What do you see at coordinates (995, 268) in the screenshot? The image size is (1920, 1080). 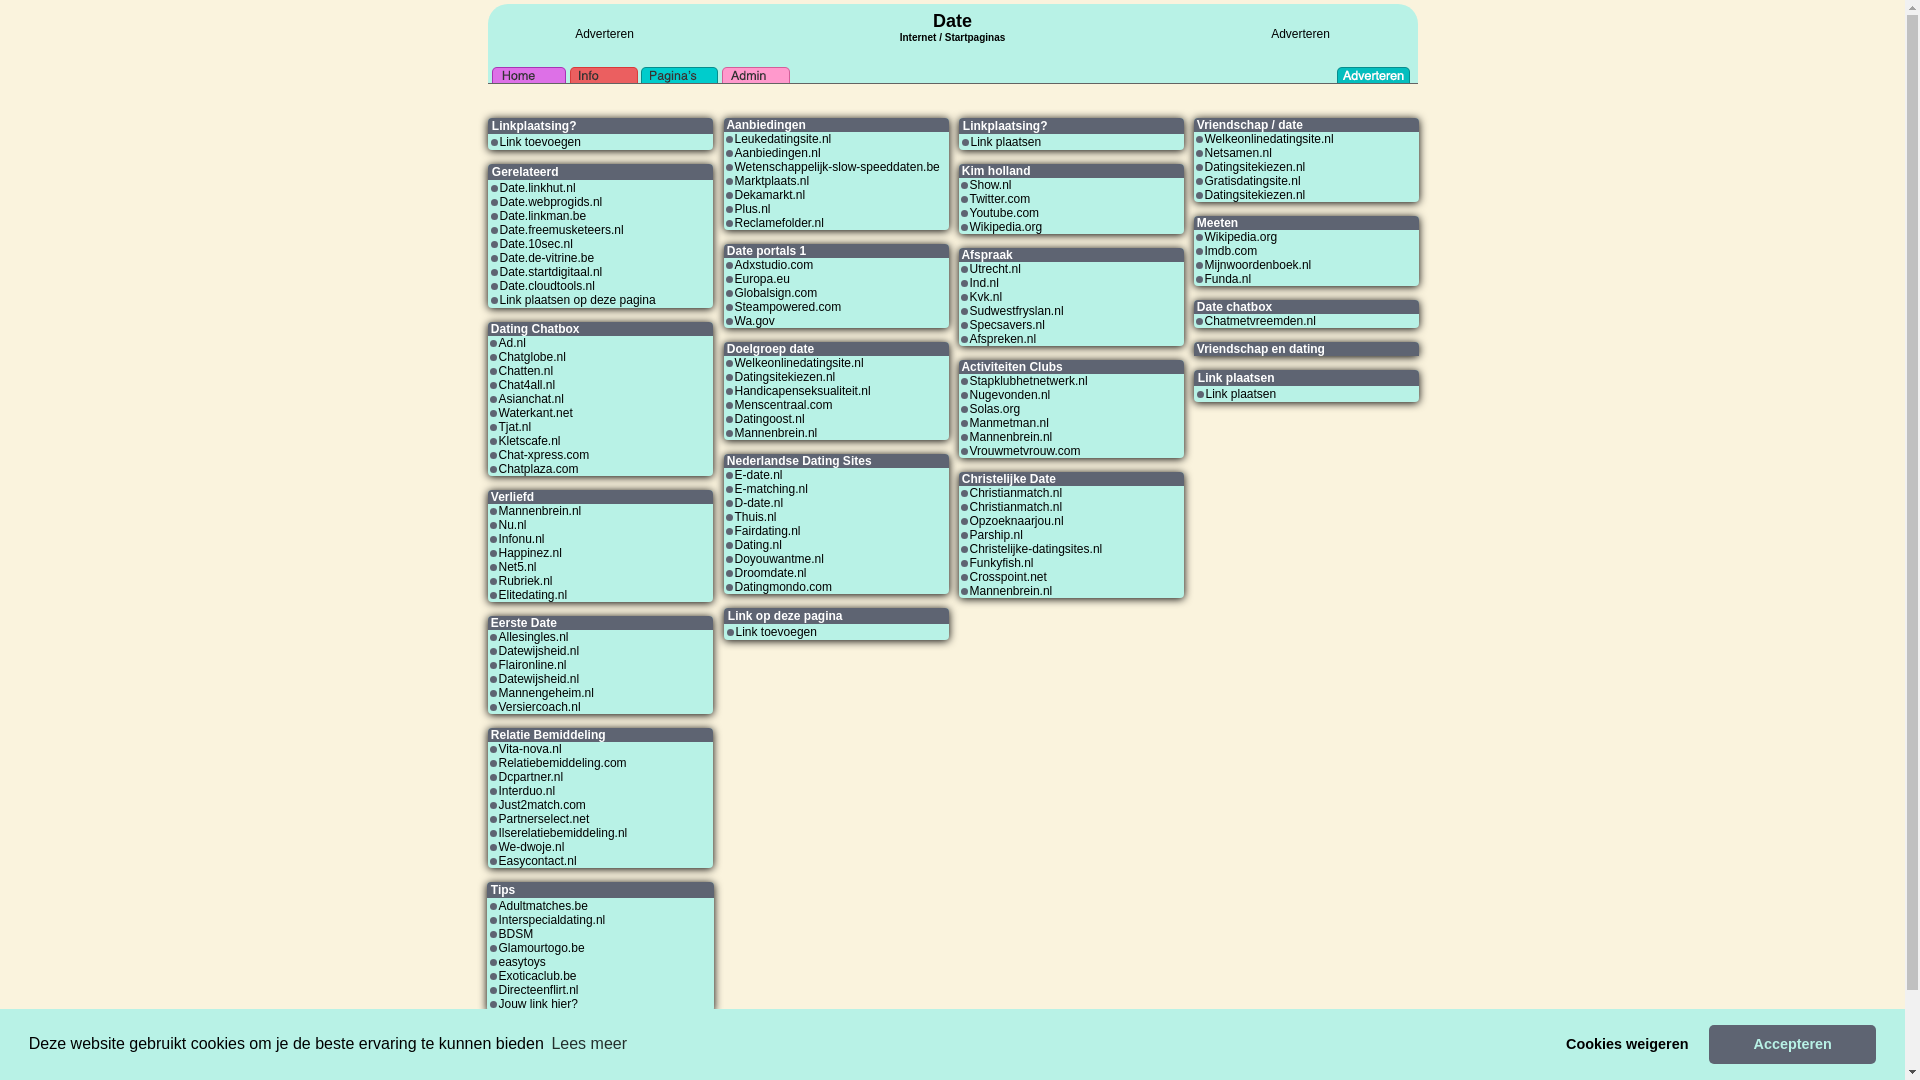 I see `'Utrecht.nl'` at bounding box center [995, 268].